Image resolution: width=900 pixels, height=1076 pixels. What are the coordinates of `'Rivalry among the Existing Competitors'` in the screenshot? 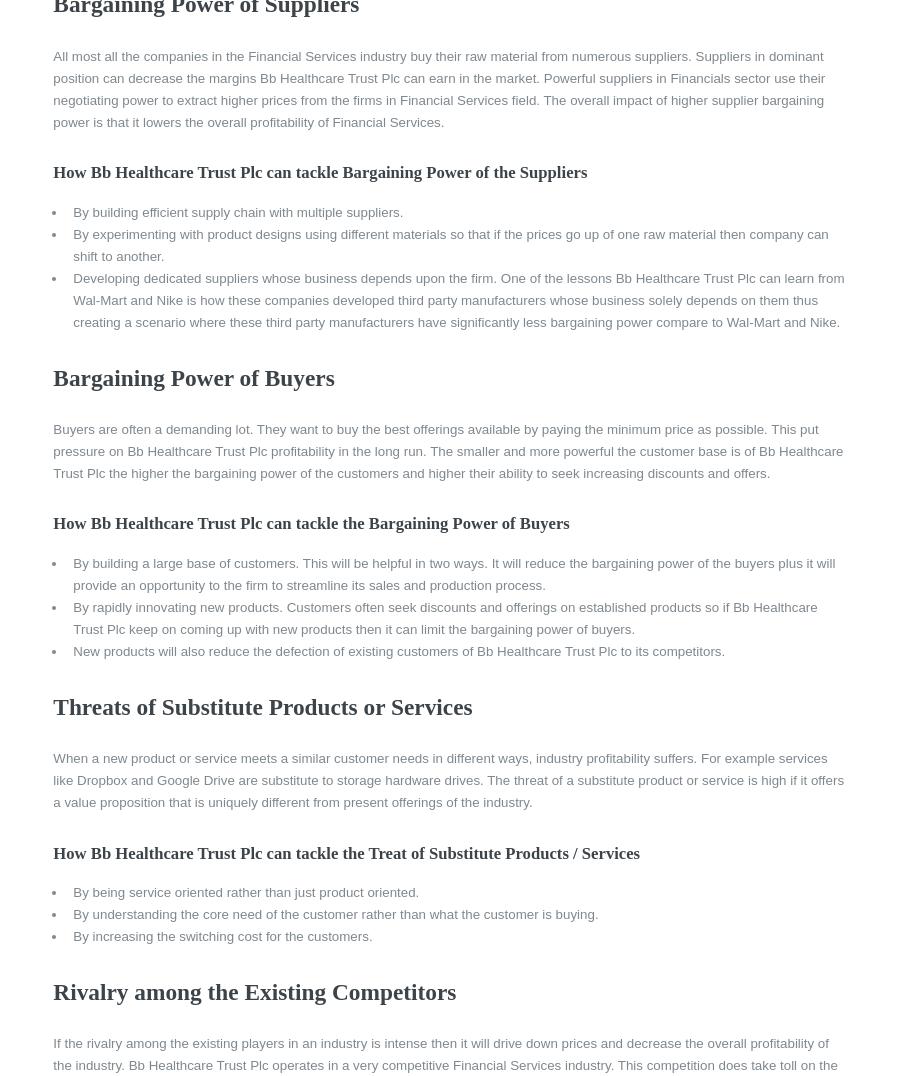 It's located at (253, 989).